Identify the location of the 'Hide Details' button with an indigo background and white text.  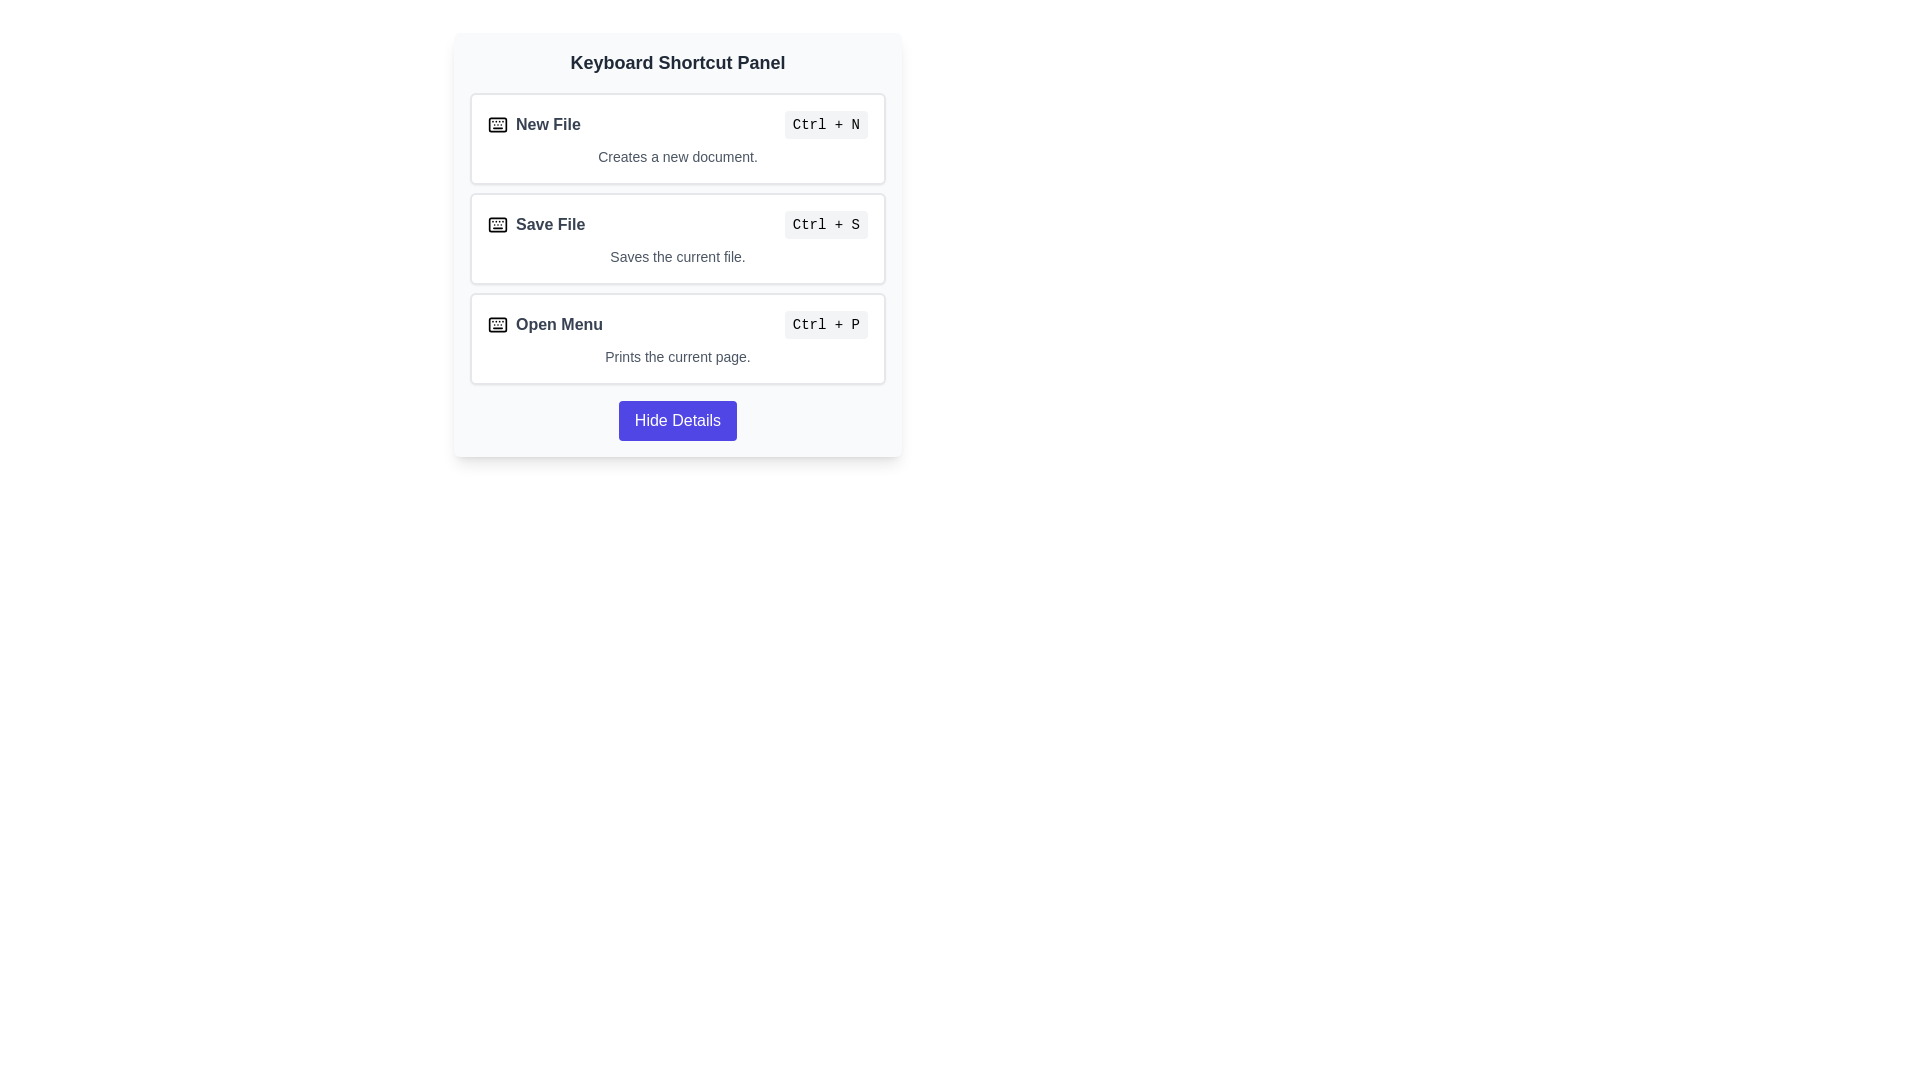
(677, 419).